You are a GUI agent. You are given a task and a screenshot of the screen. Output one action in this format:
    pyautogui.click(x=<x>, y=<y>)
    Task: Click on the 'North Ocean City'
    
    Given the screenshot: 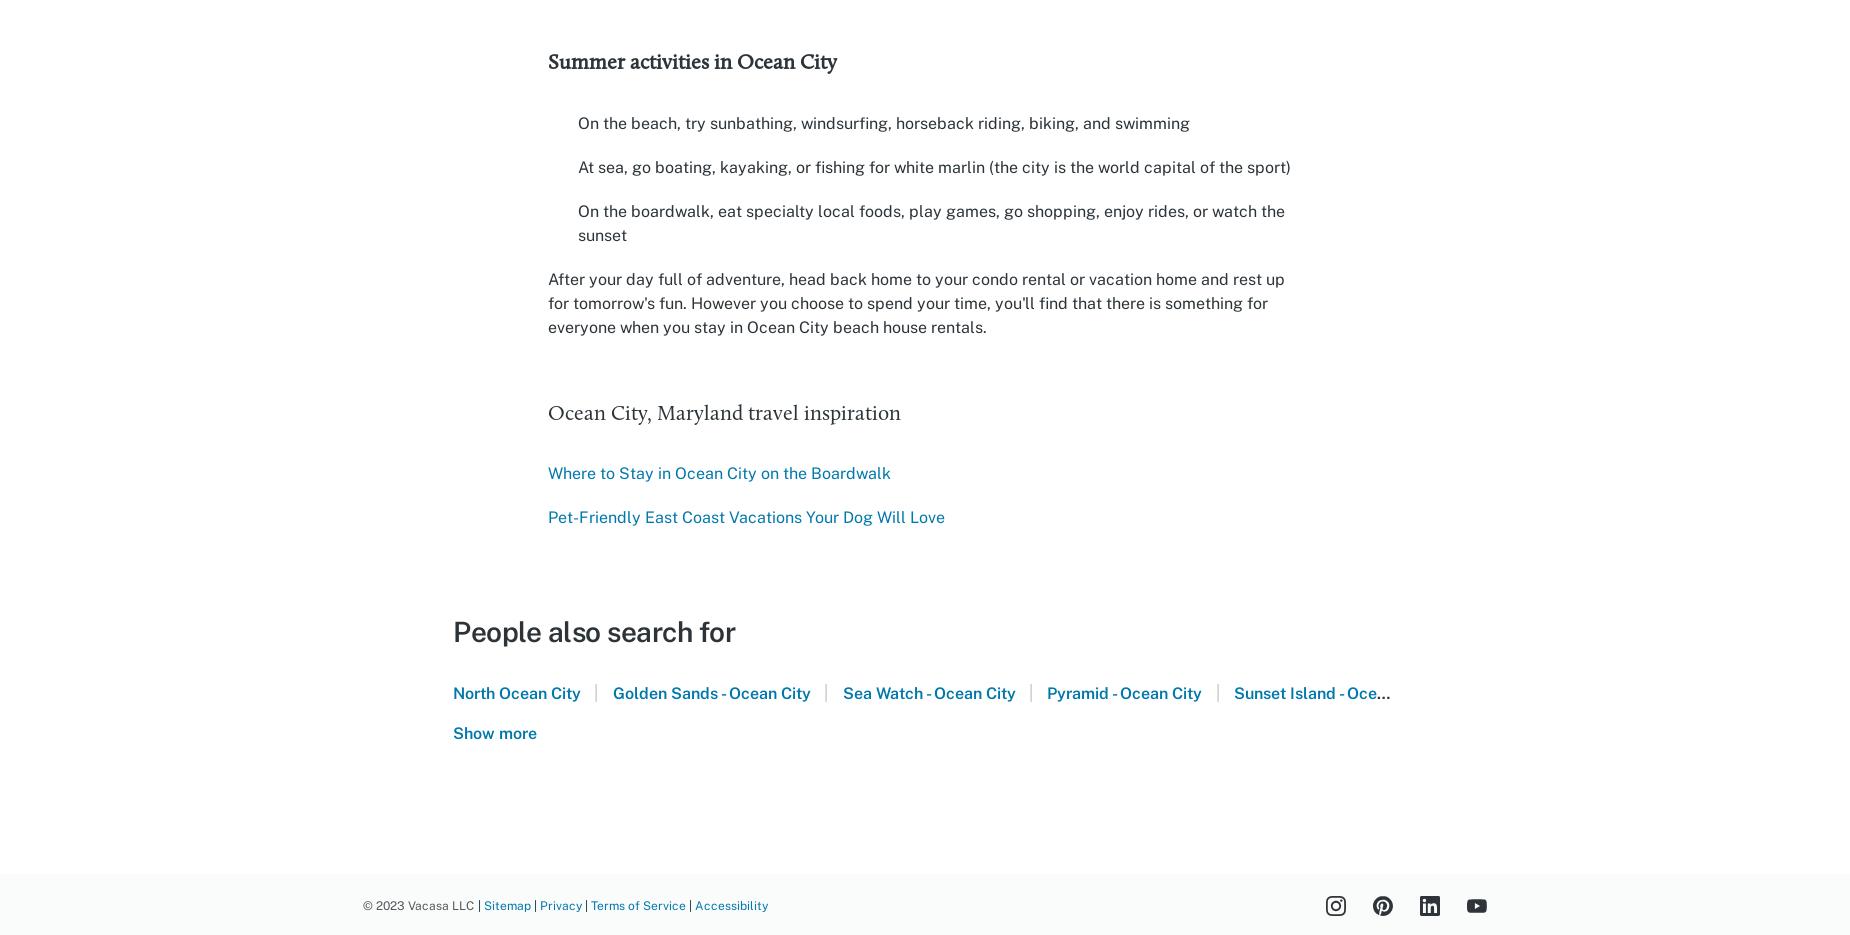 What is the action you would take?
    pyautogui.click(x=517, y=692)
    